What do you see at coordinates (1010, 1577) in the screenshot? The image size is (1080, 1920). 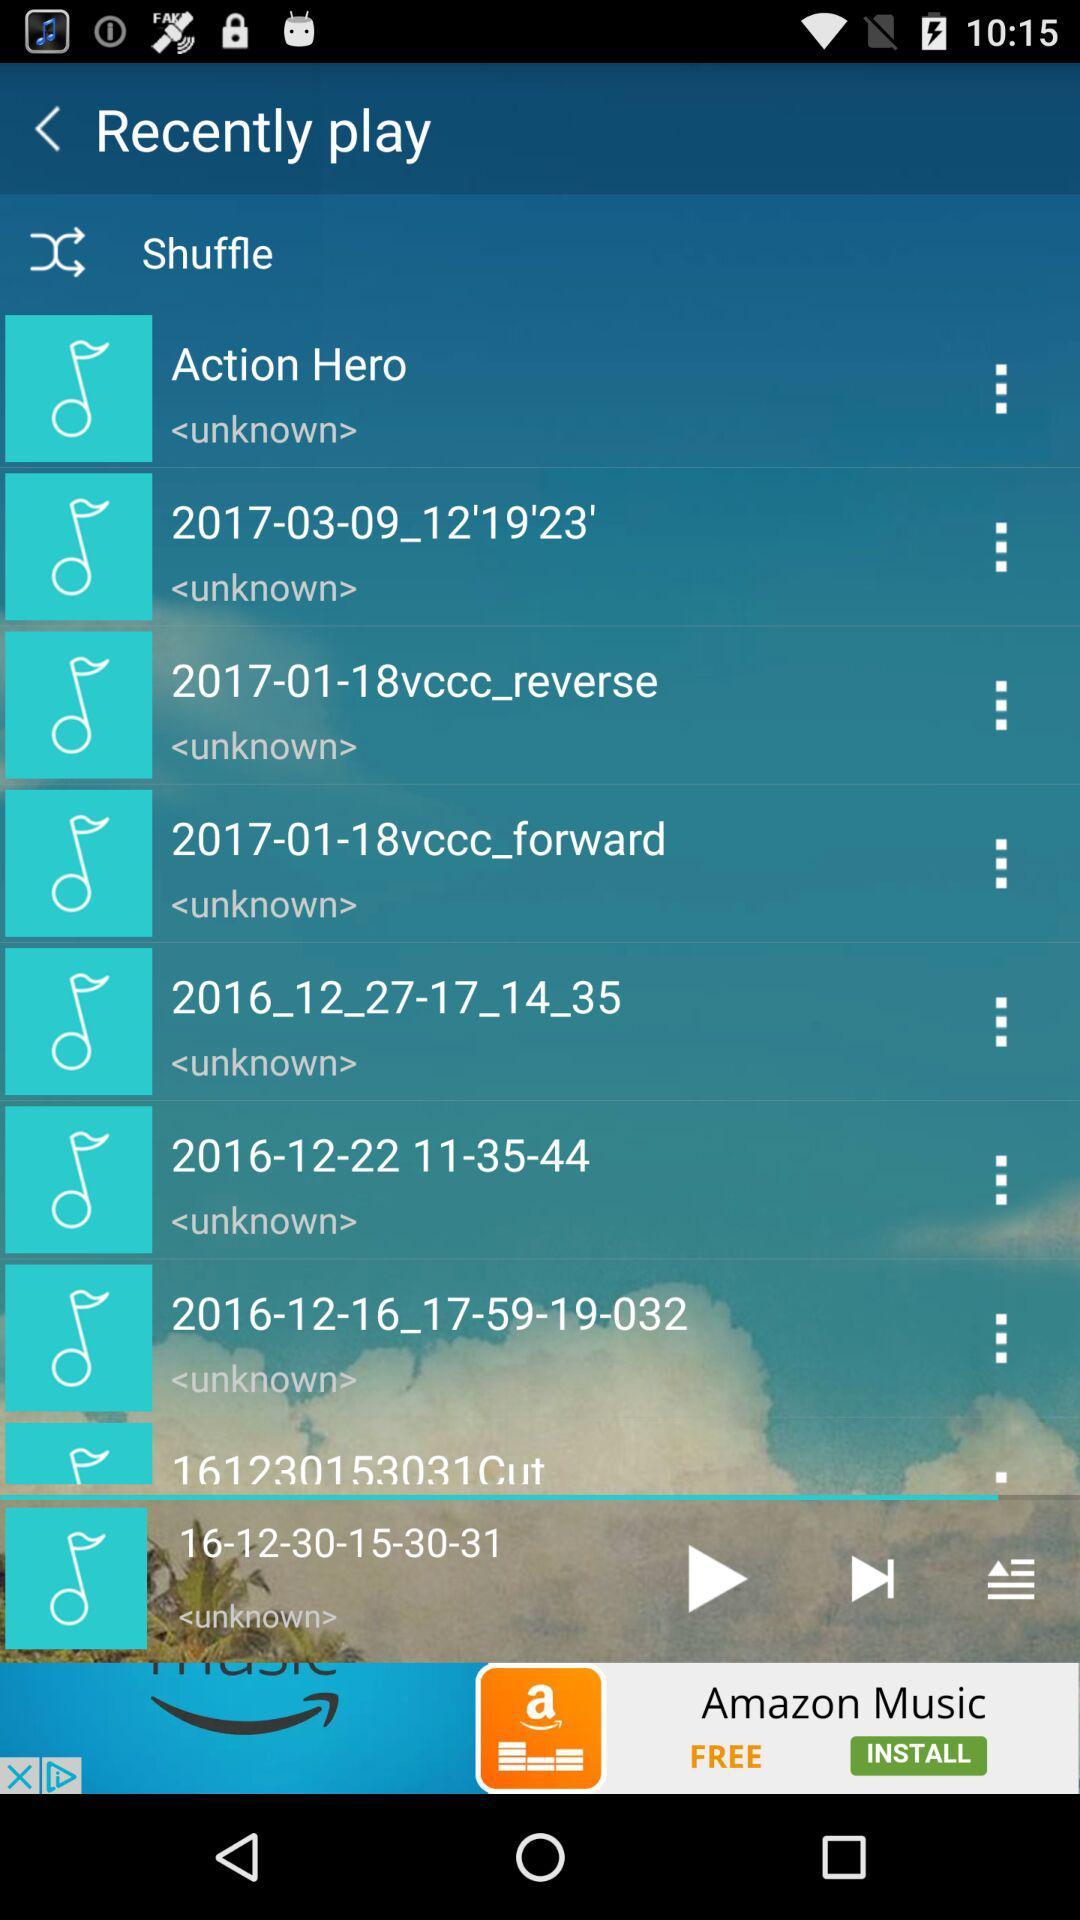 I see `show playlist` at bounding box center [1010, 1577].